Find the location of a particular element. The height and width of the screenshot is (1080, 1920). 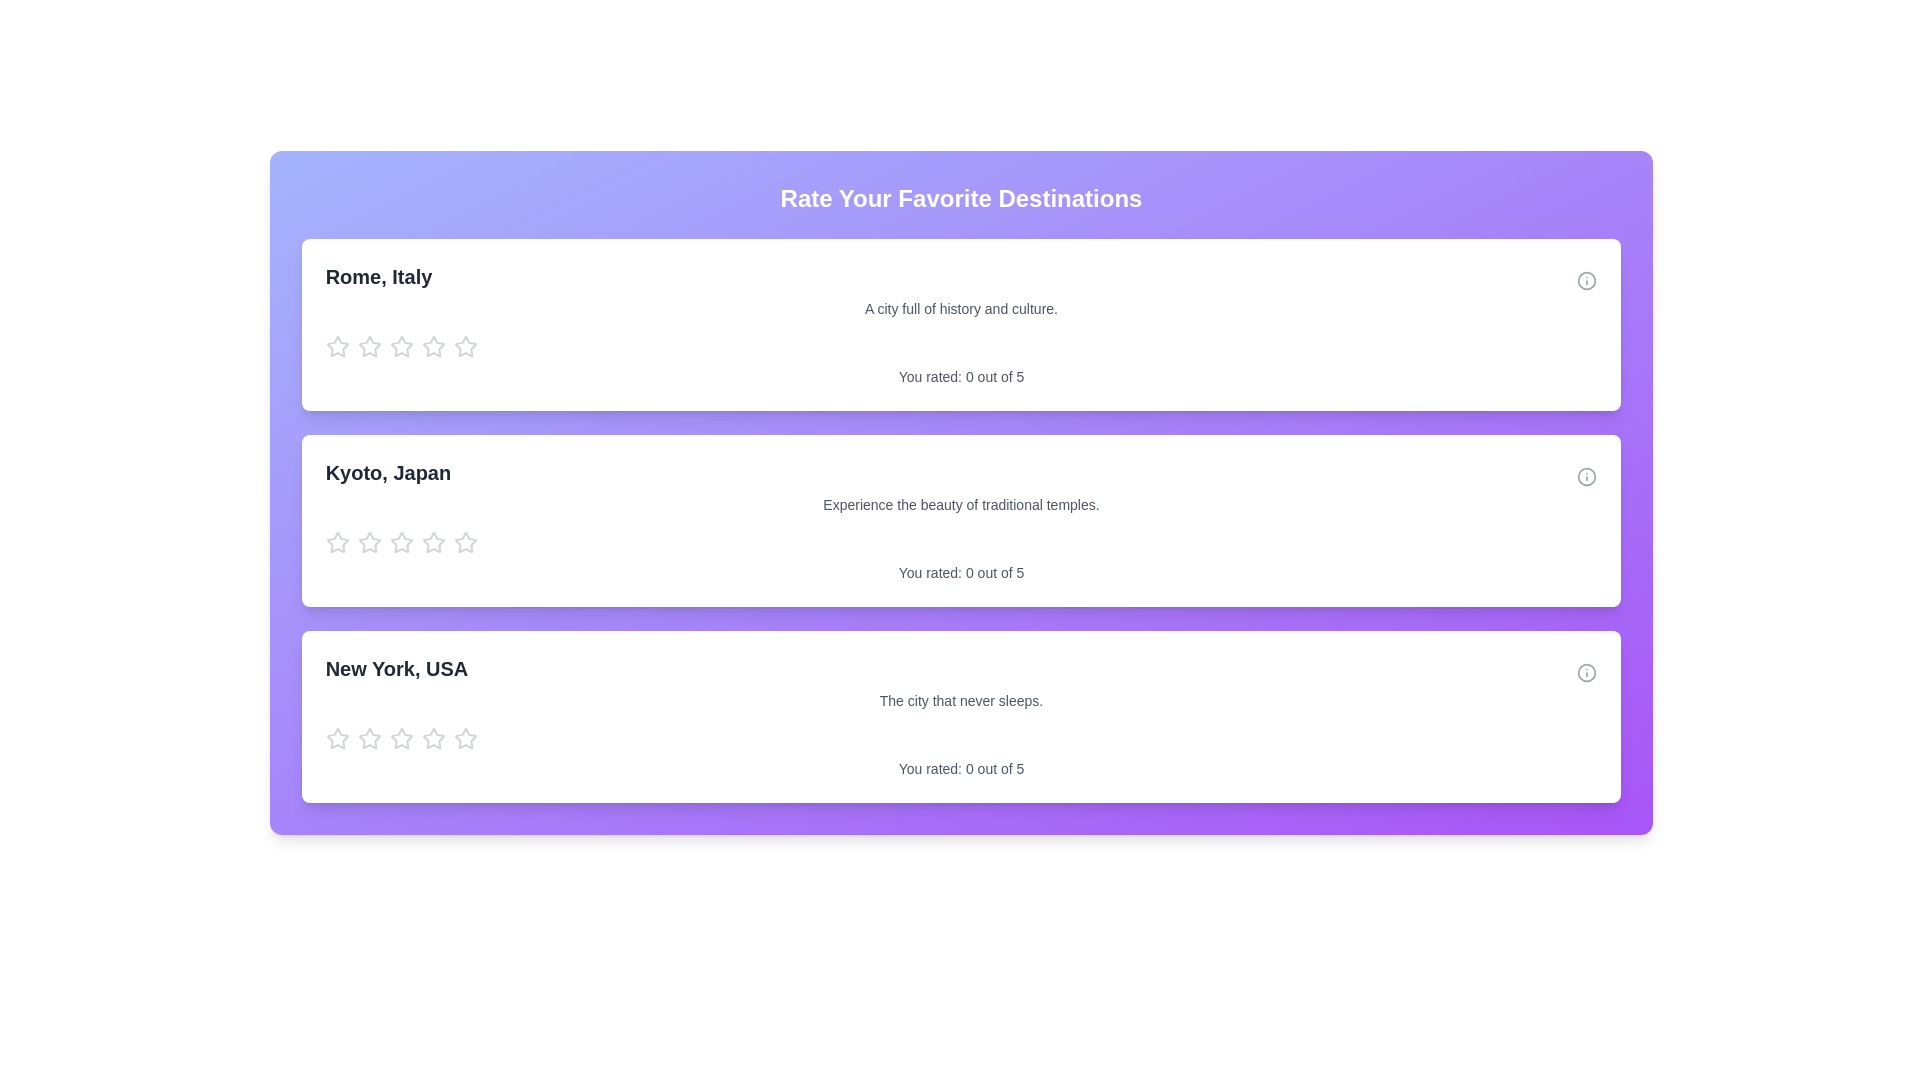

the second star icon in the rating component for 'Kyoto, Japan' to rate it is located at coordinates (464, 542).